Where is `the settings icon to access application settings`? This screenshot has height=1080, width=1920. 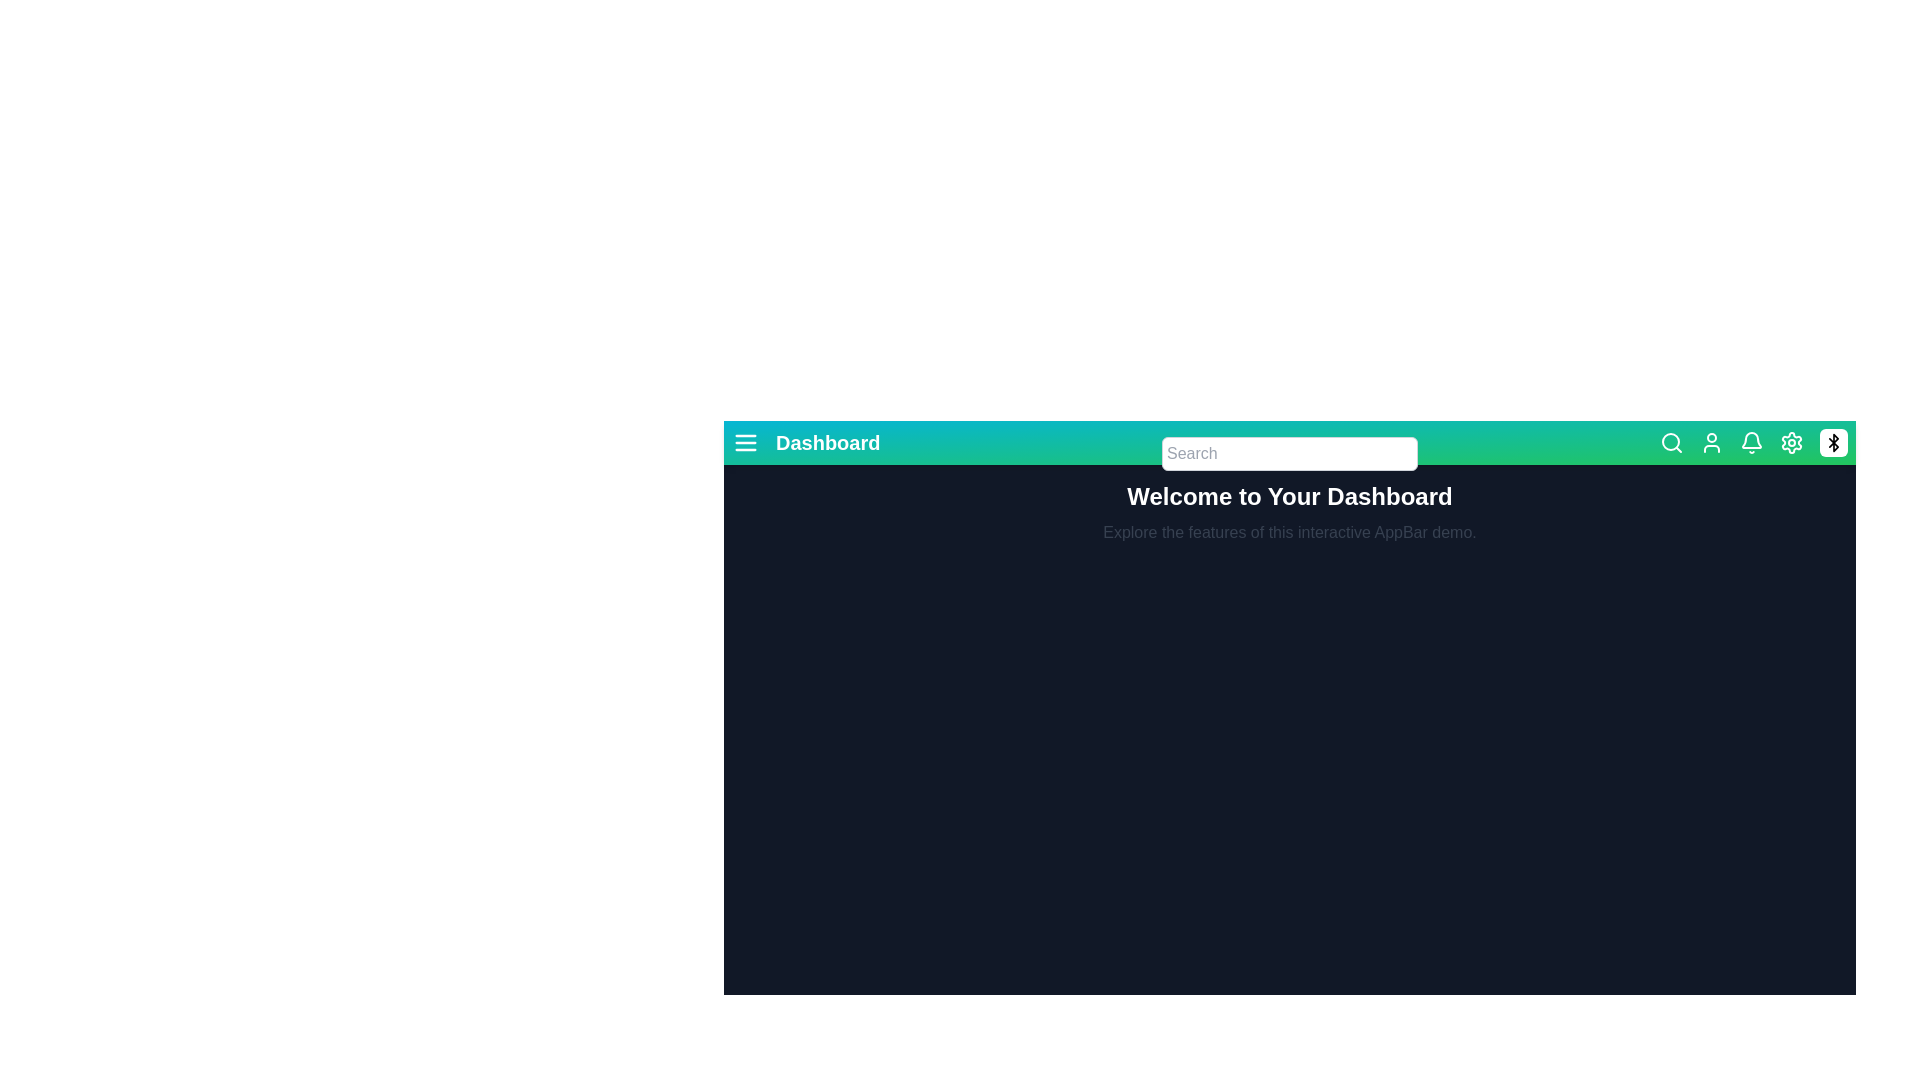 the settings icon to access application settings is located at coordinates (1791, 442).